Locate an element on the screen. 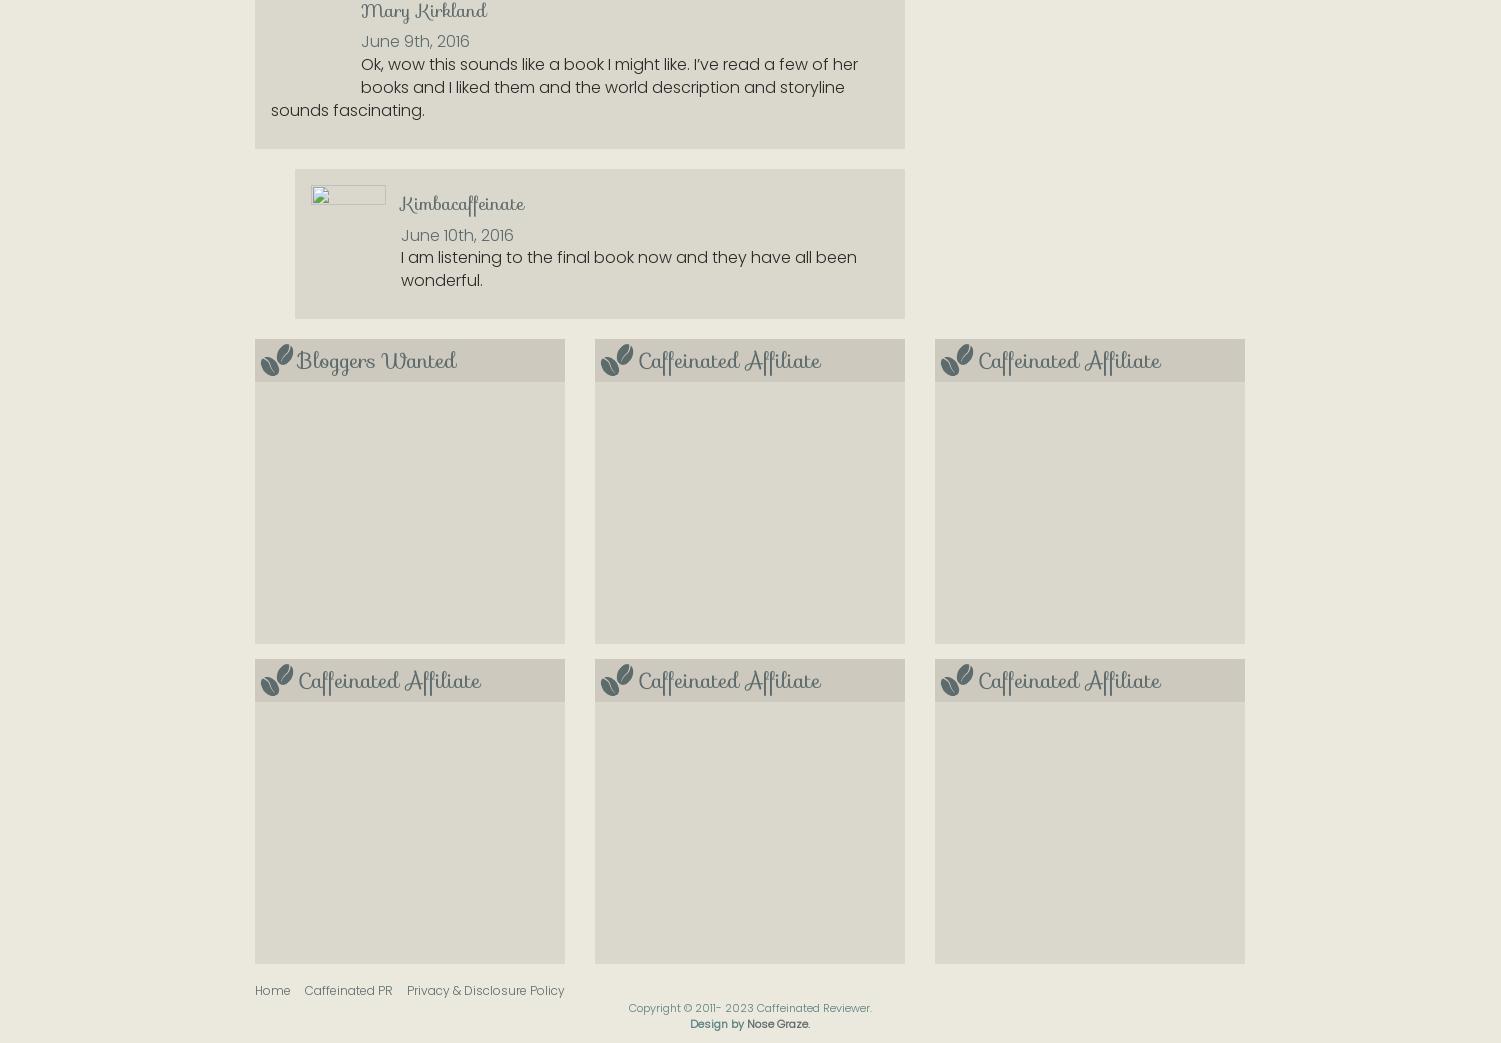 The image size is (1501, 1043). 'Copyright © 2011- 2023 Caffeinated Reviewer.' is located at coordinates (749, 1007).